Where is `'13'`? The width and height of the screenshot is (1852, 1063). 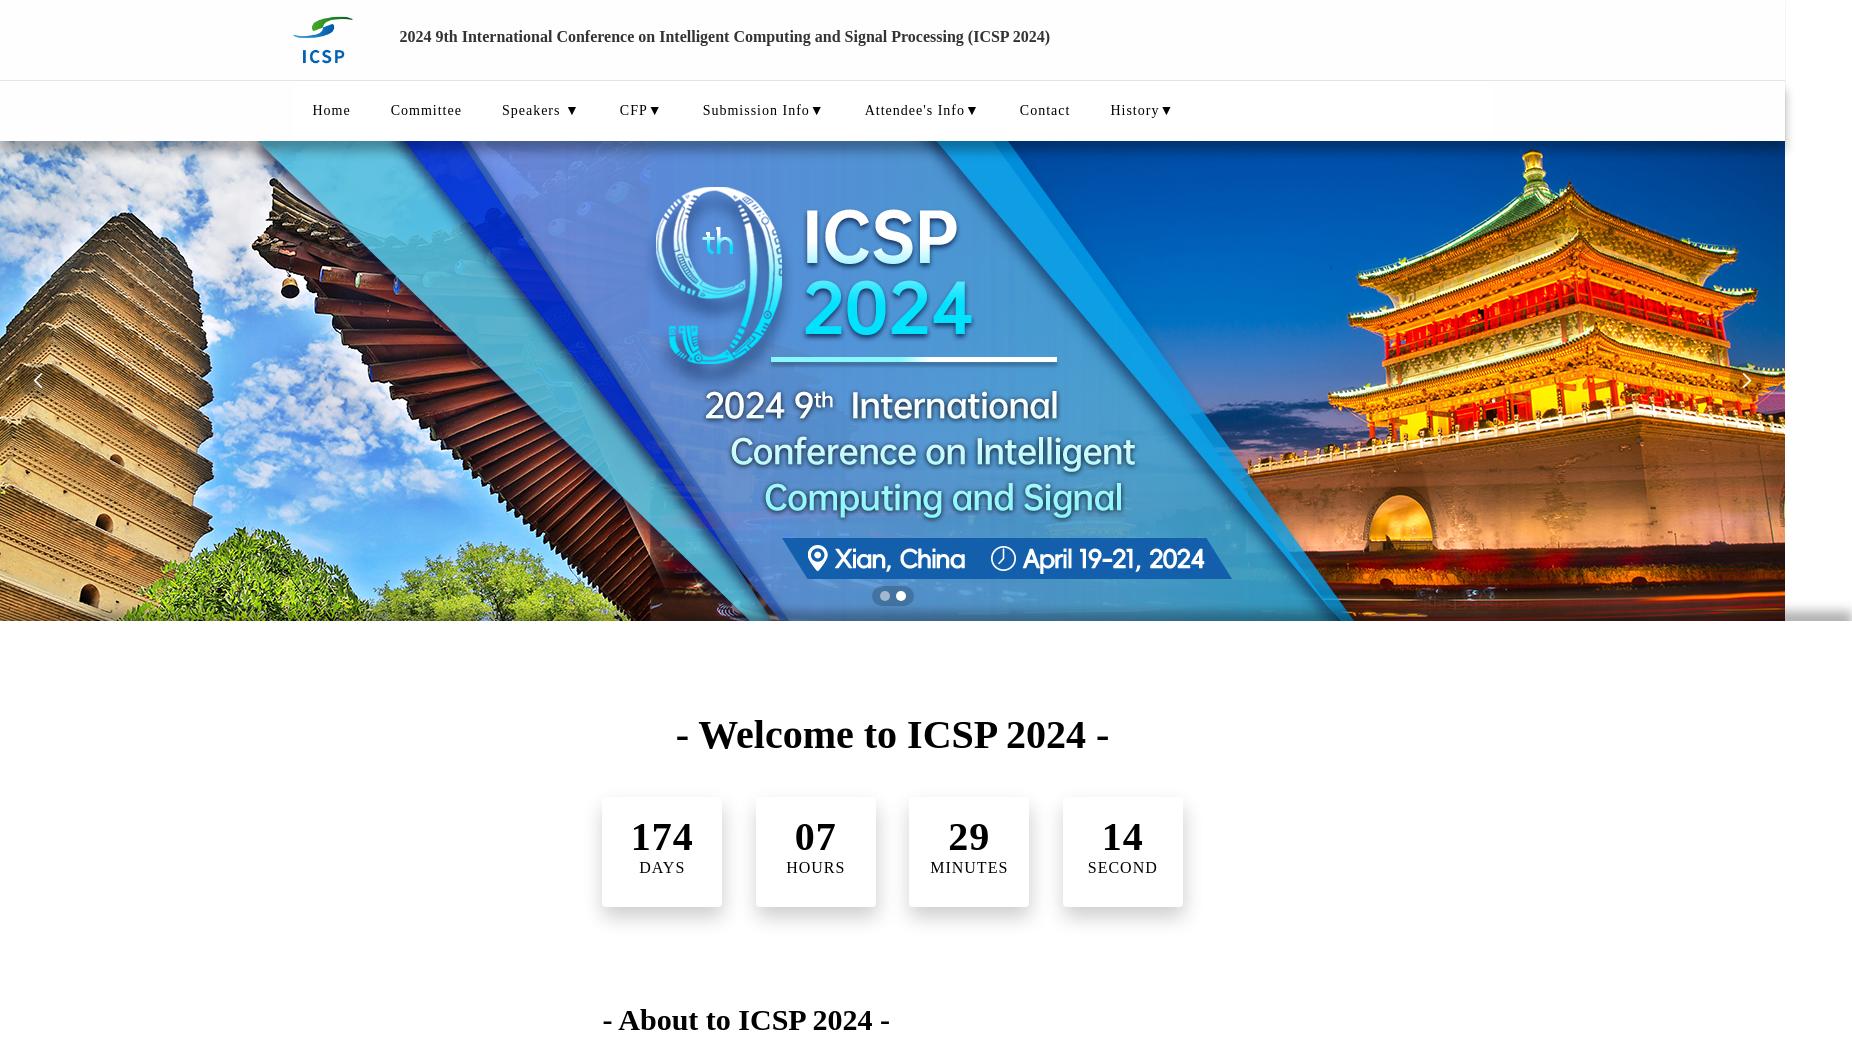 '13' is located at coordinates (1120, 835).